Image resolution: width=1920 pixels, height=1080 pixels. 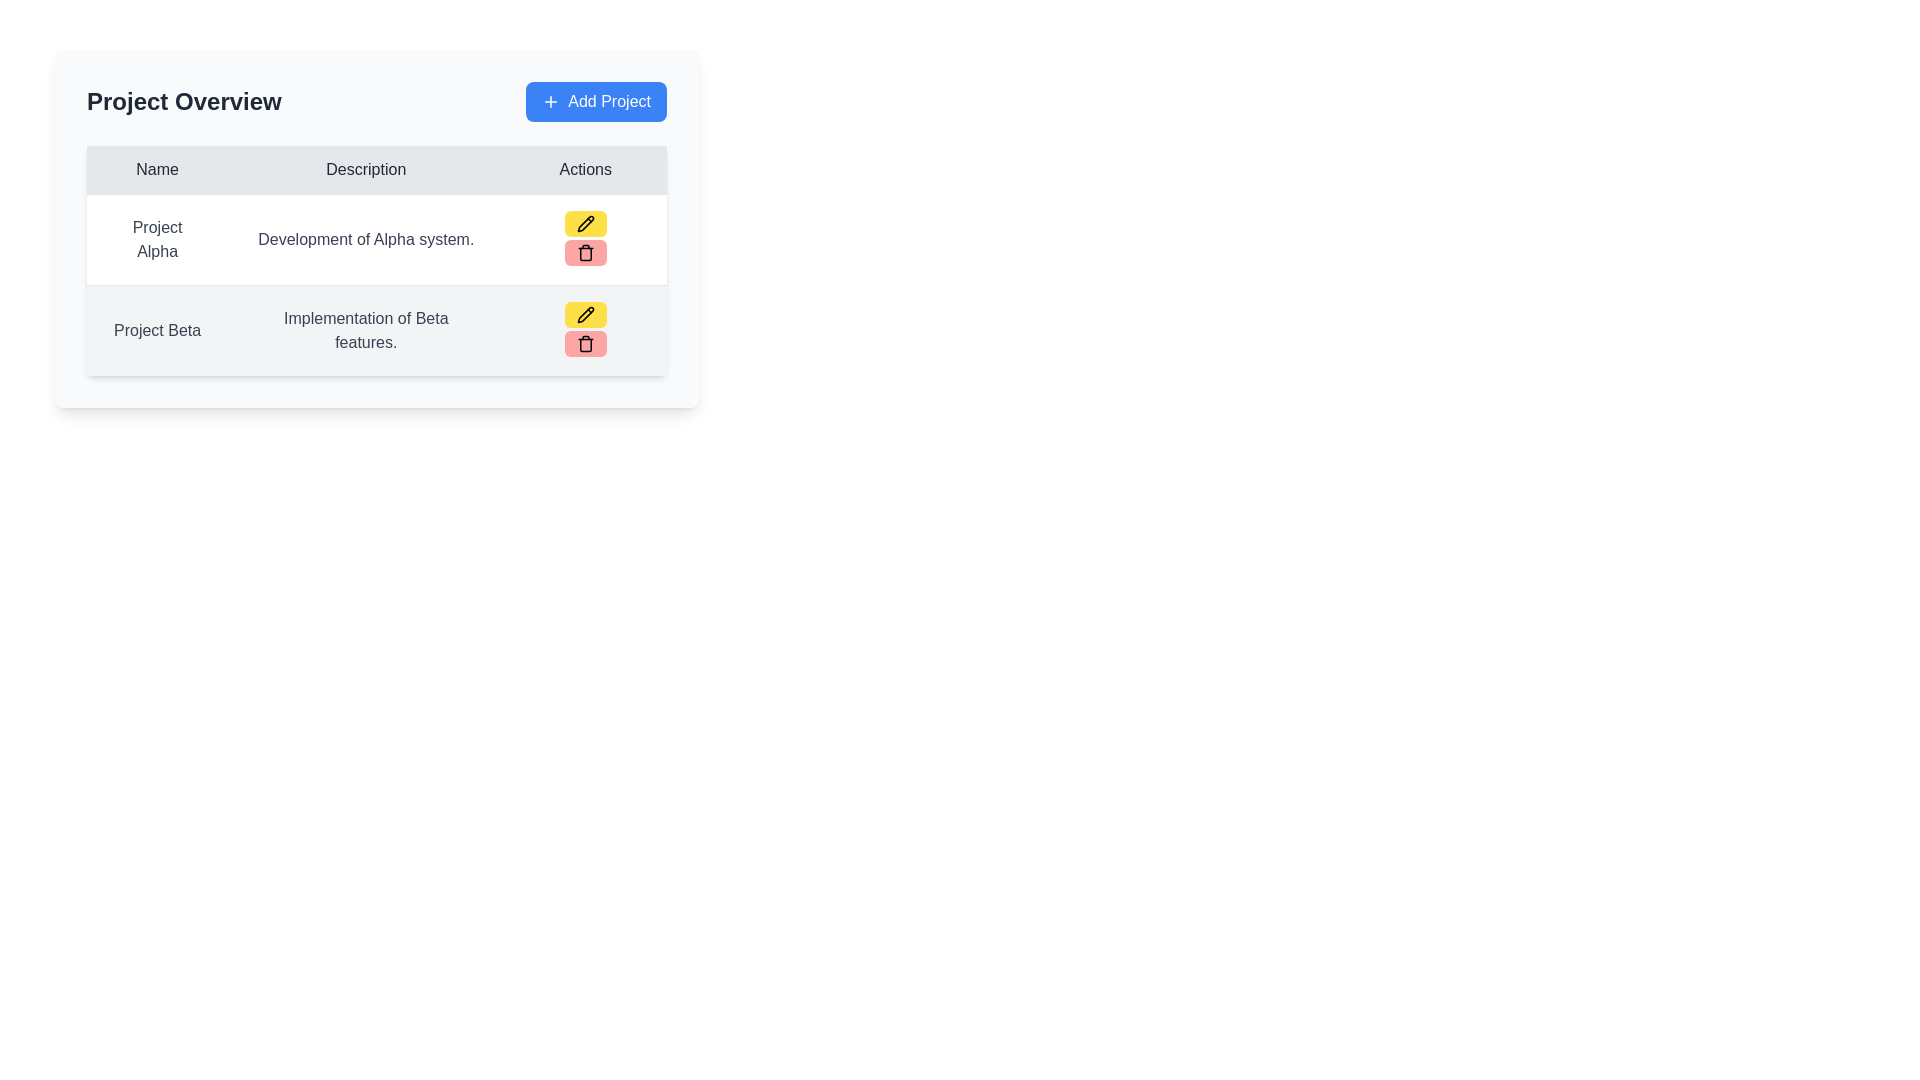 I want to click on the text label 'Project Beta' located in the second row of the table under the 'Name' column, which is styled with gray text color and centered alignment, so click(x=156, y=329).